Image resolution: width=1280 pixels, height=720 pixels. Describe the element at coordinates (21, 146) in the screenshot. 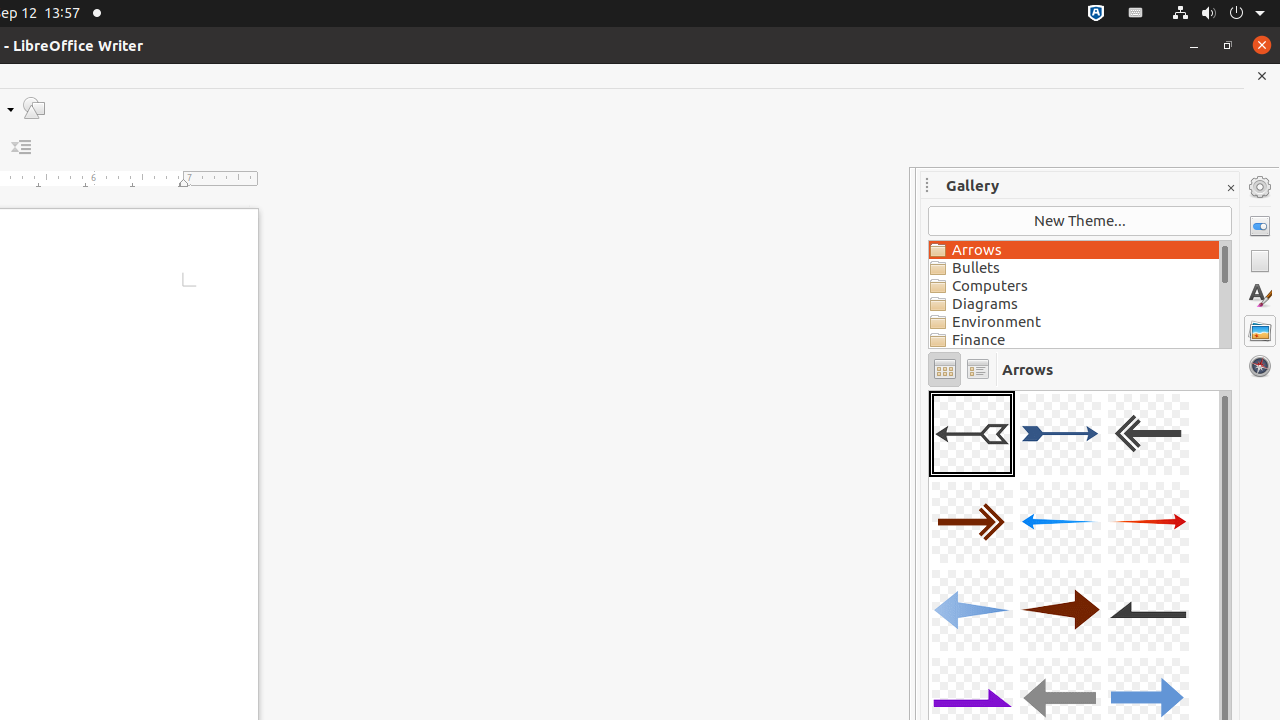

I see `'Decrease'` at that location.